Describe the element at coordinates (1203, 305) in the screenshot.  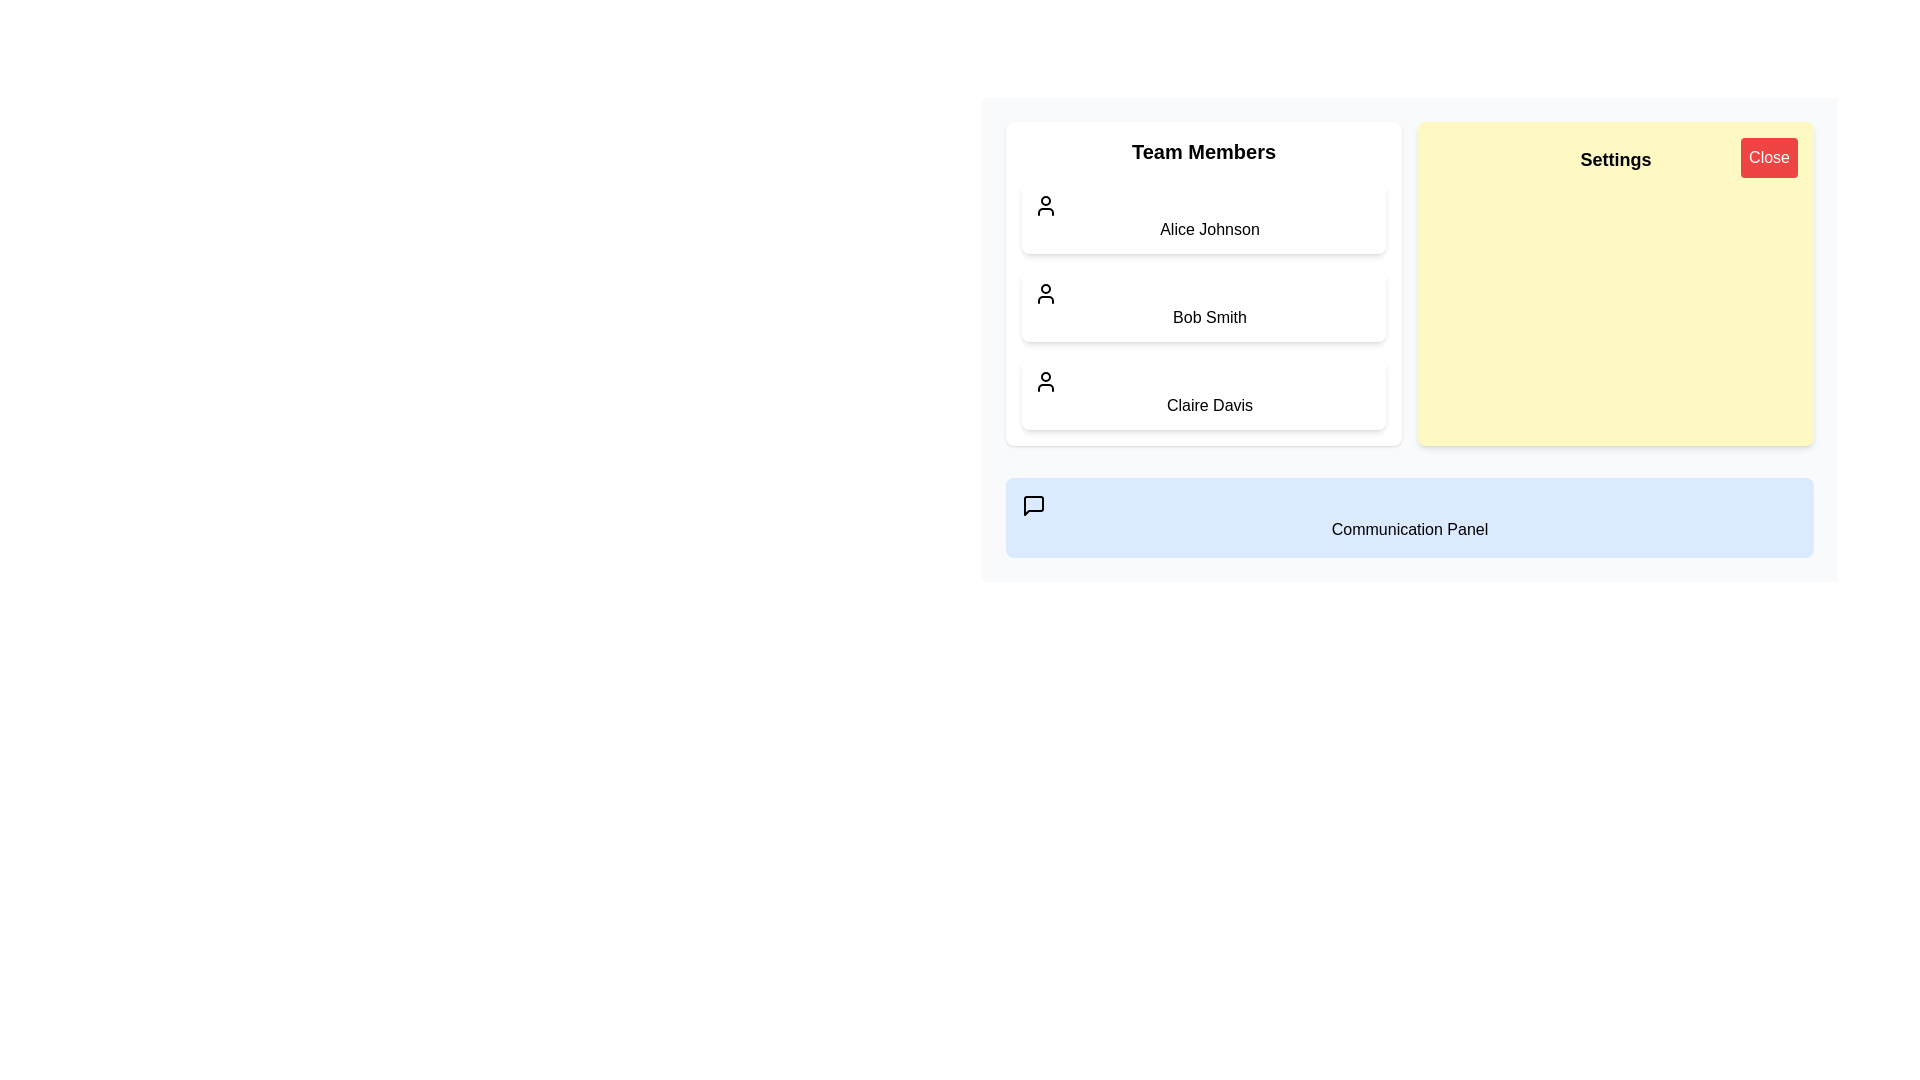
I see `to select the team member 'Bob Smith' from the list of team members located in the white card-style box` at that location.